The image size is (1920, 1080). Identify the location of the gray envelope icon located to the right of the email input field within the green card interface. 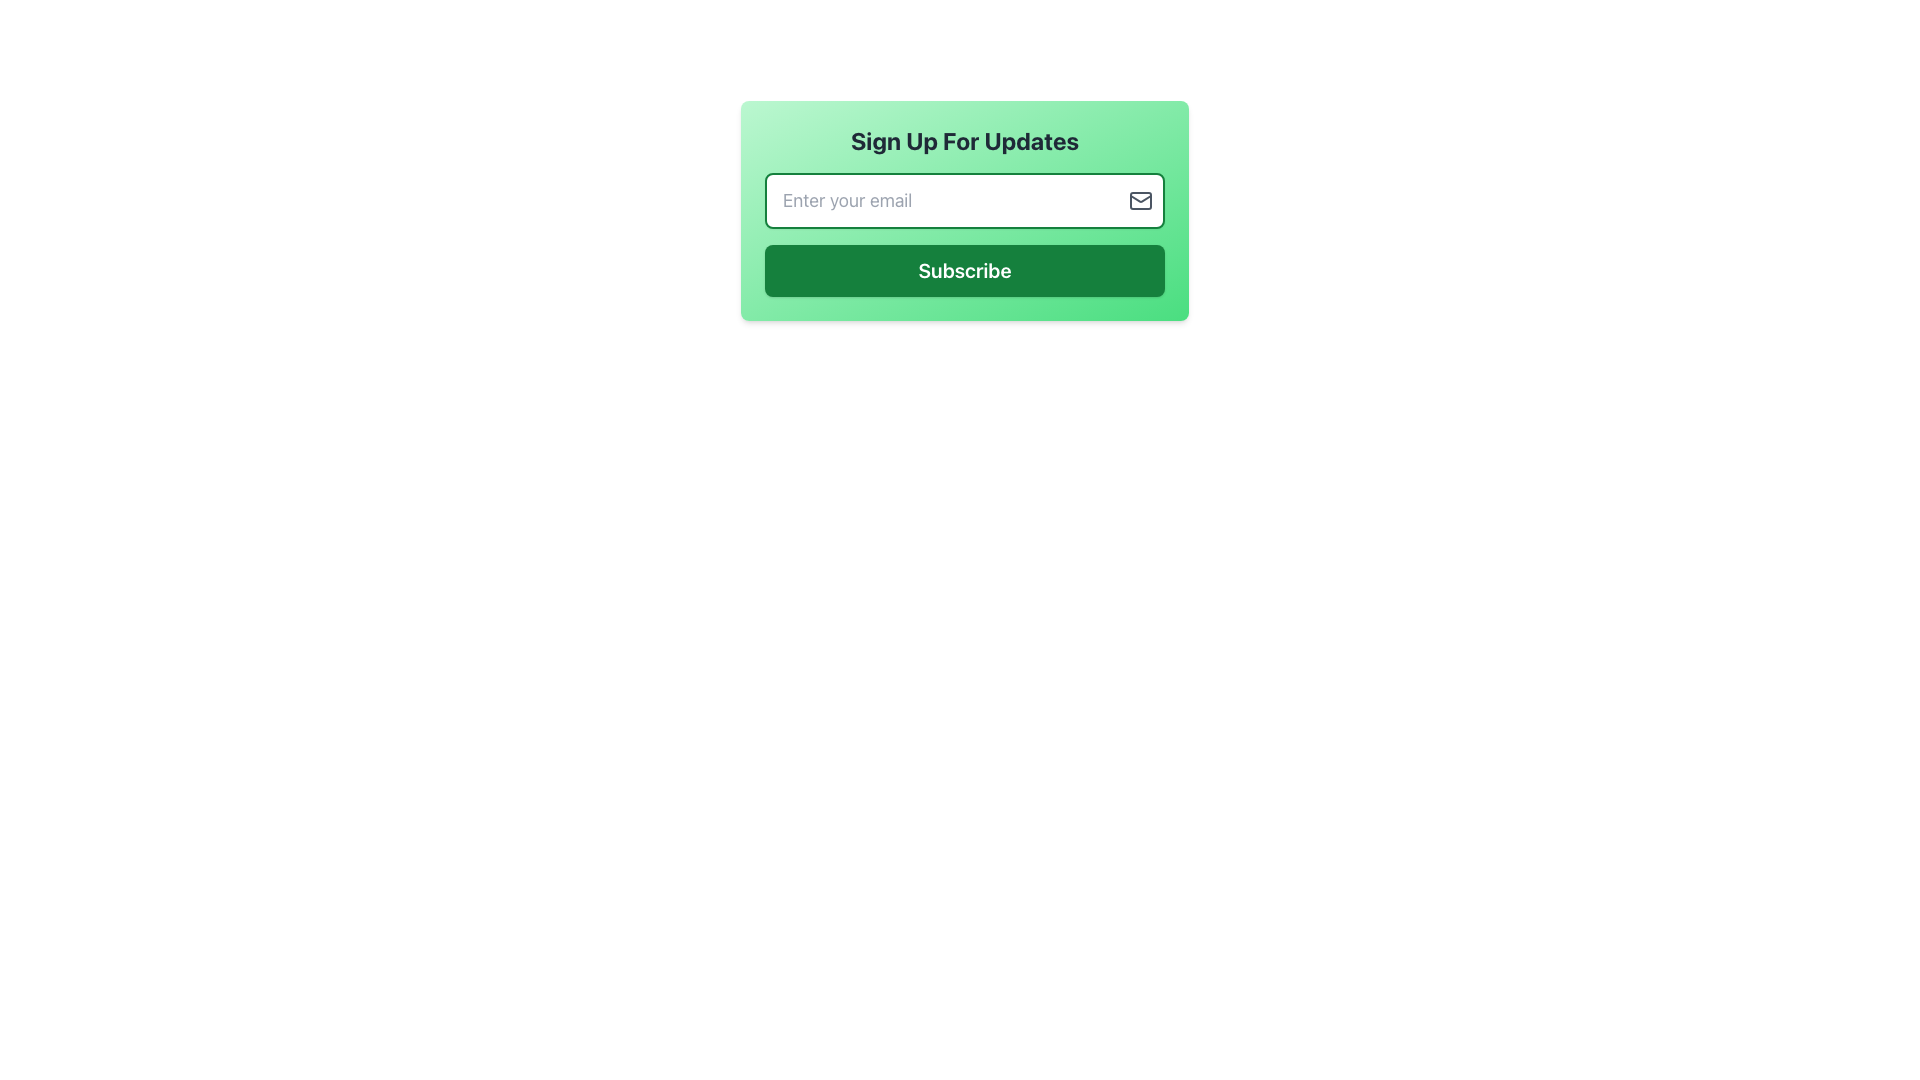
(1141, 200).